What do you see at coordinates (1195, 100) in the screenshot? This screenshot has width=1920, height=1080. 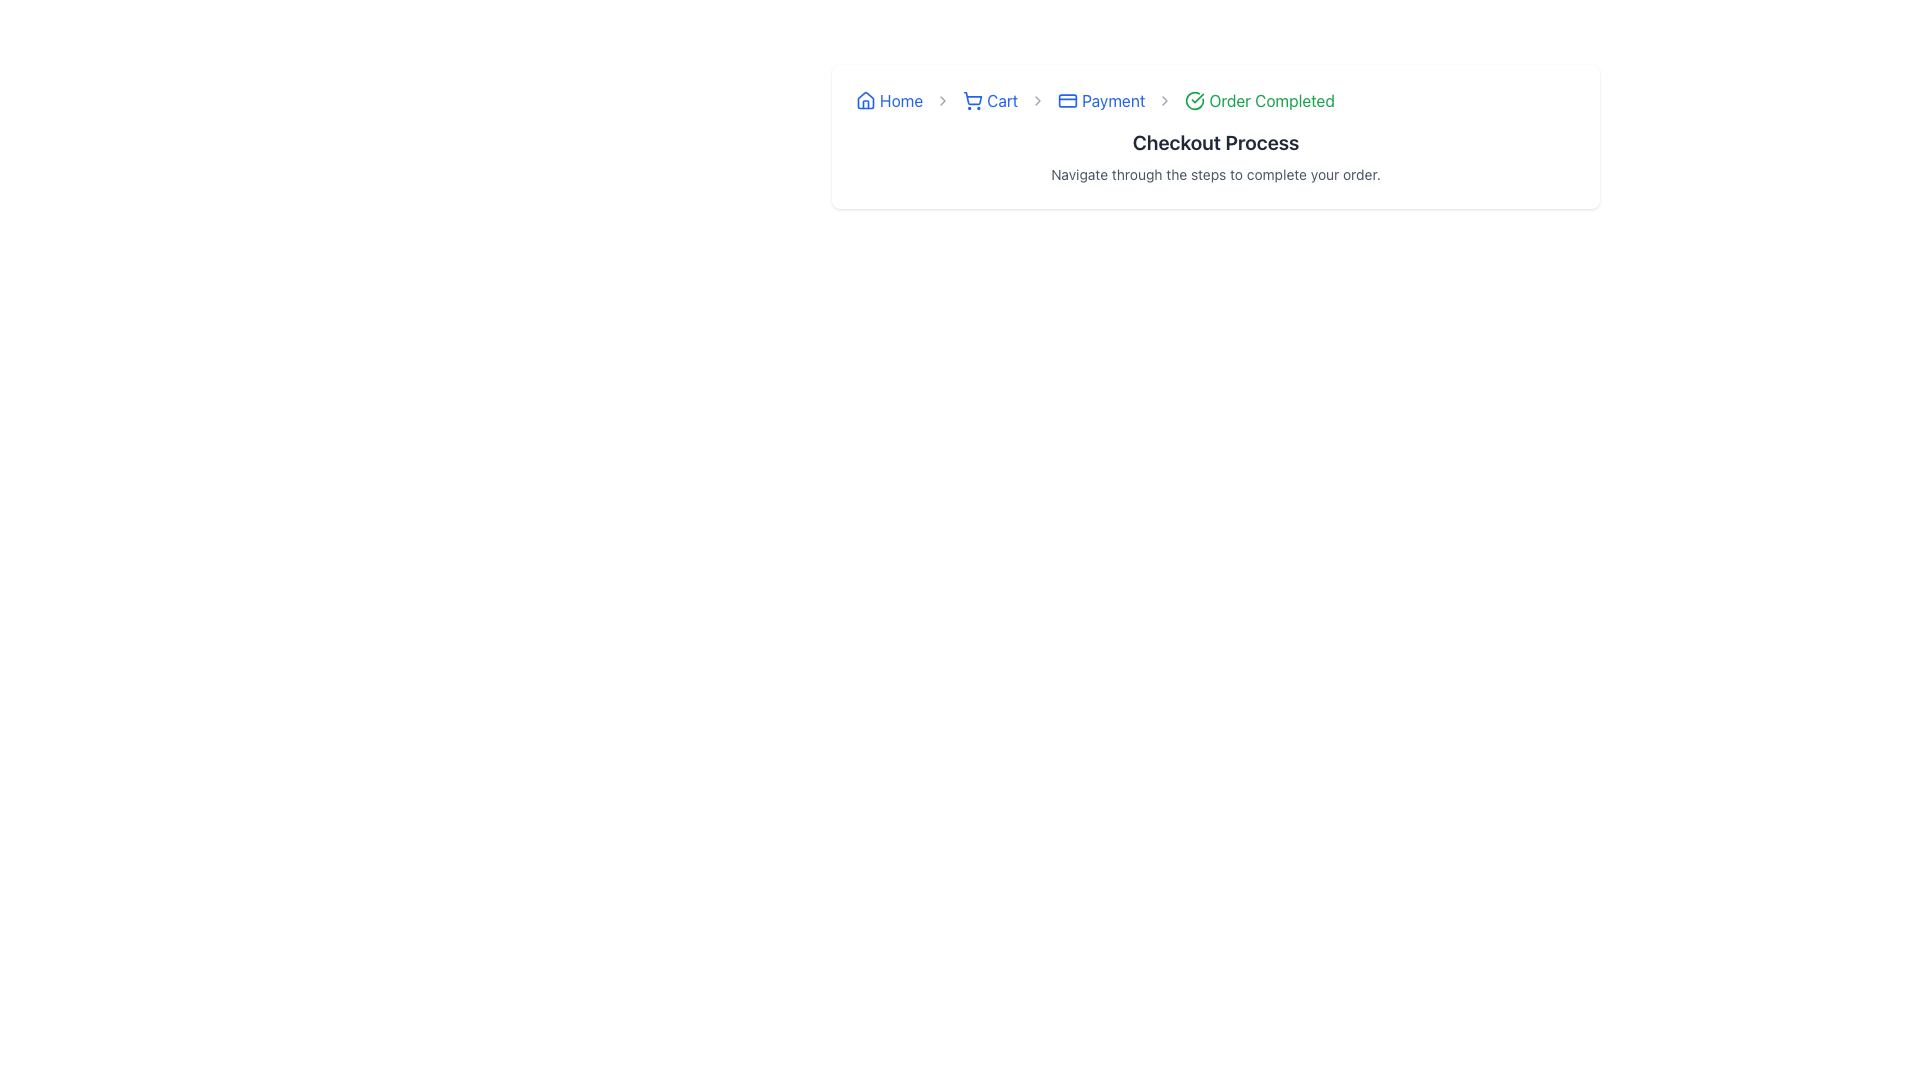 I see `the circular icon with a checkmark inside` at bounding box center [1195, 100].